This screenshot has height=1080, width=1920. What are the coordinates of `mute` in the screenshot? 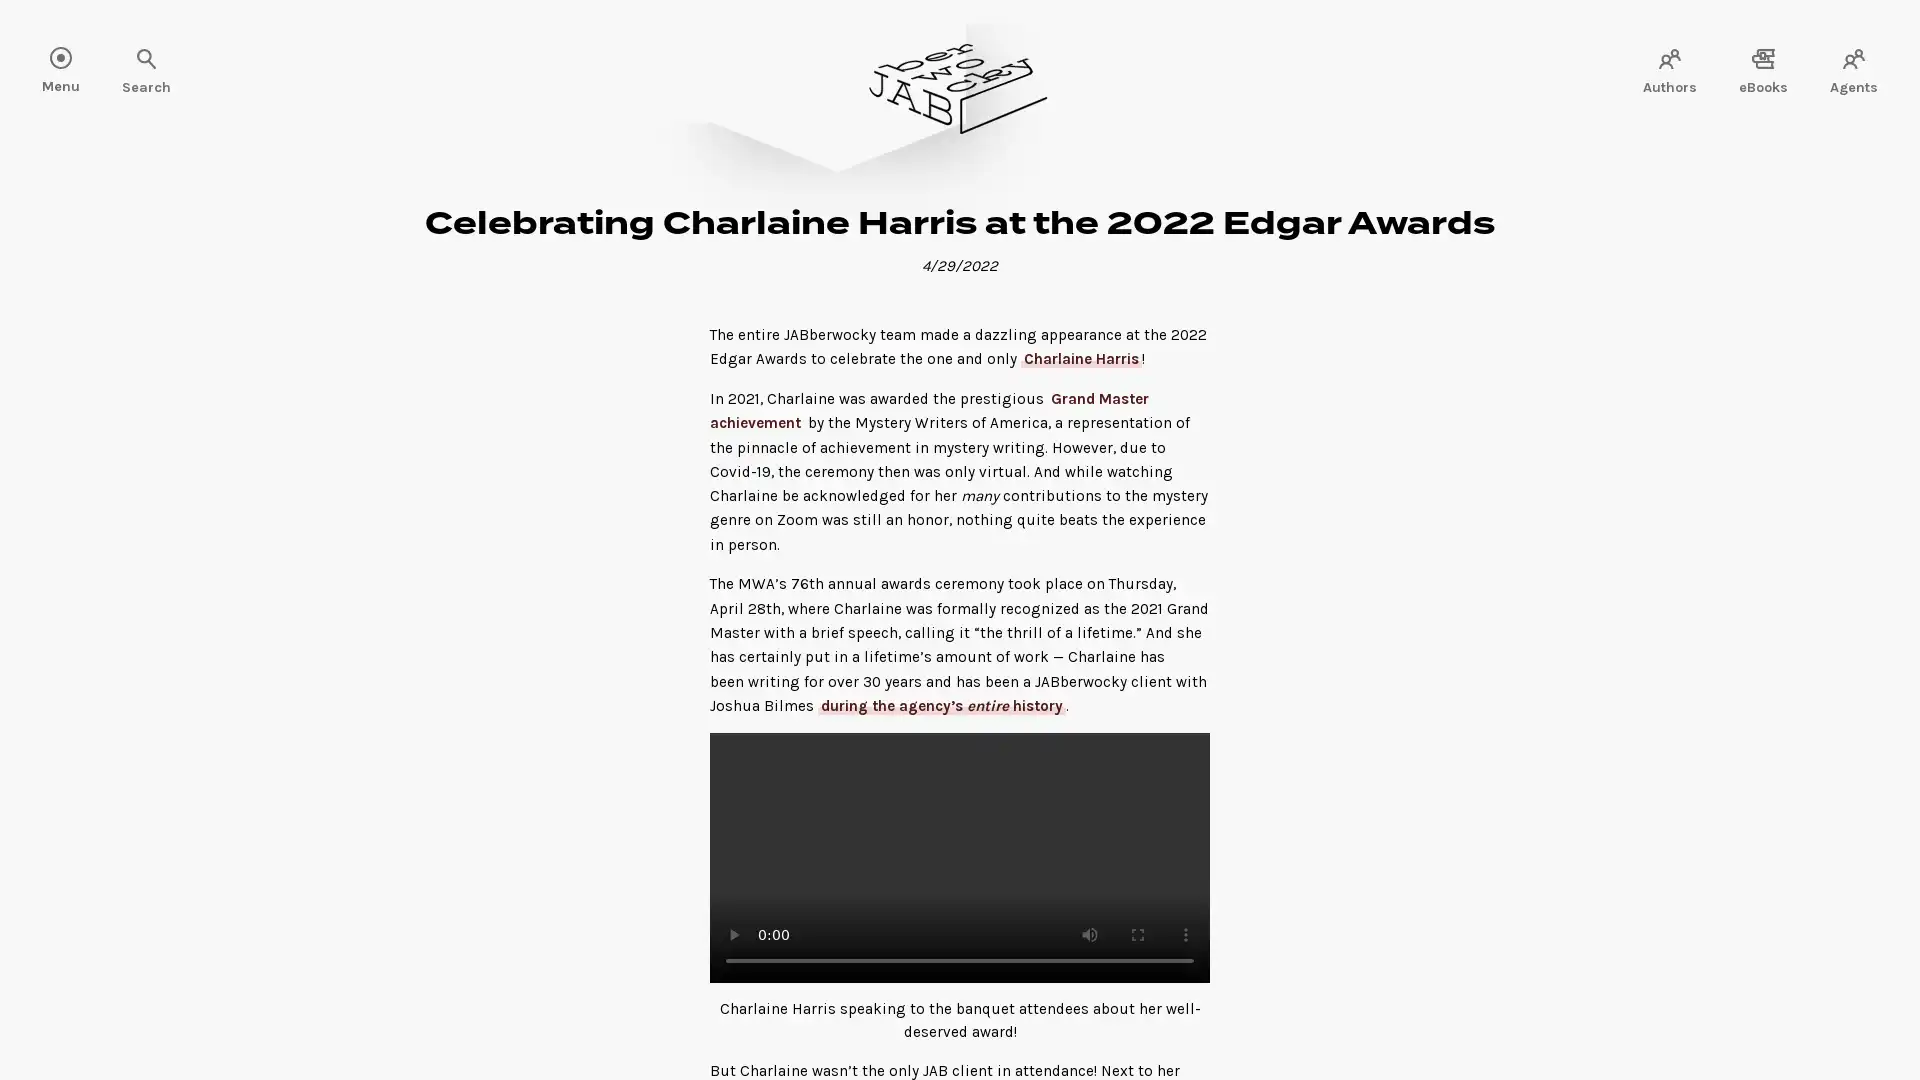 It's located at (1088, 934).